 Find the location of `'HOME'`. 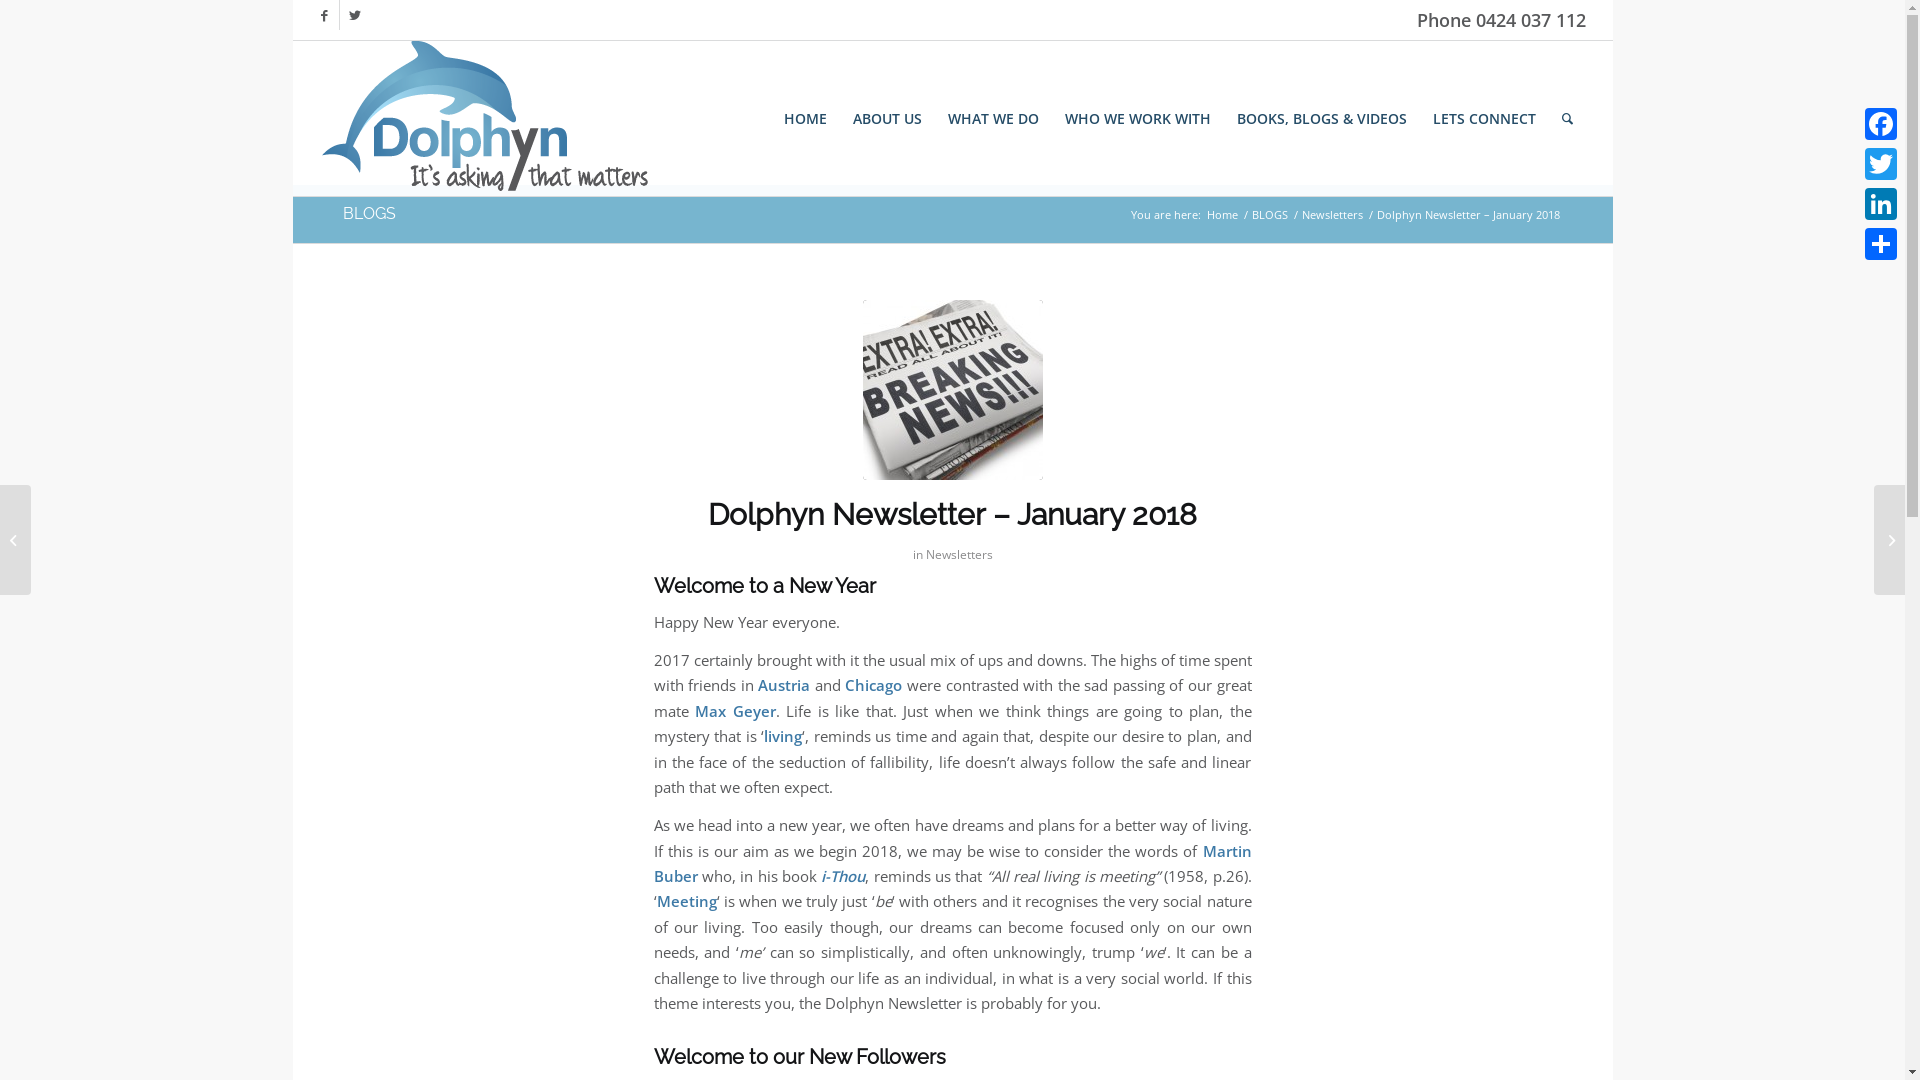

'HOME' is located at coordinates (805, 118).